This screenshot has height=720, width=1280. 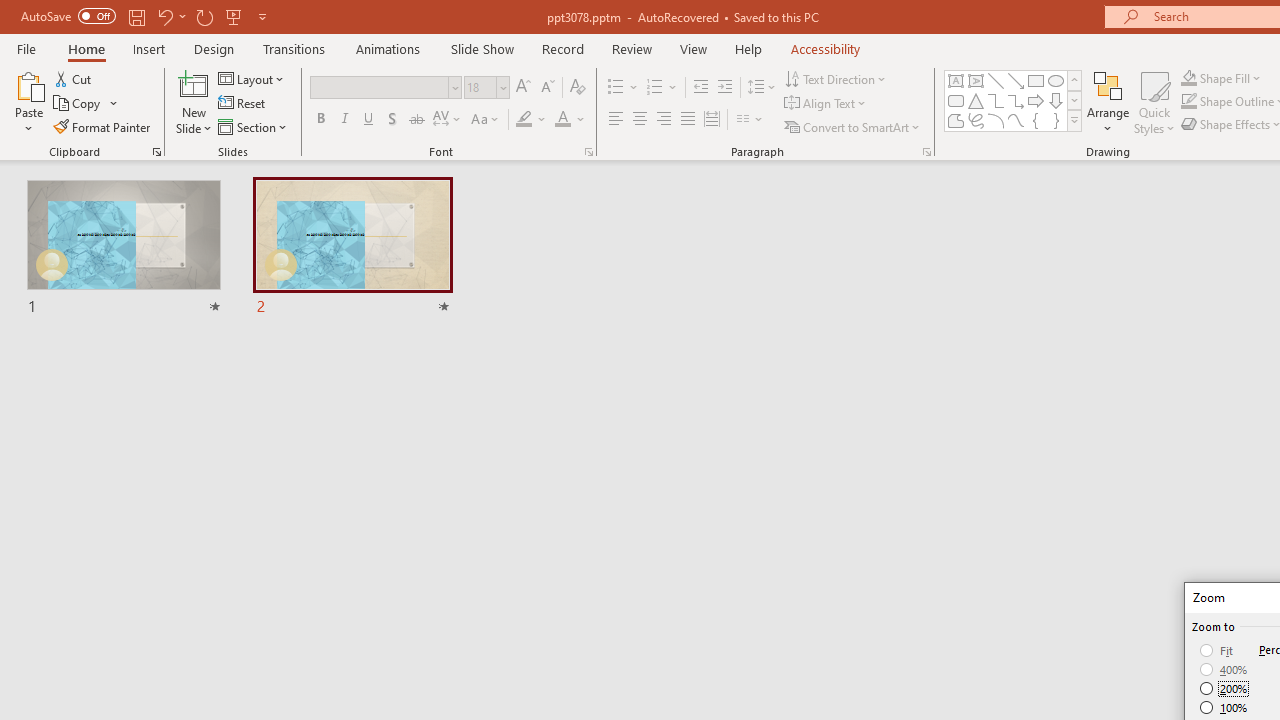 I want to click on 'Shape Outline Green, Accent 1', so click(x=1189, y=101).